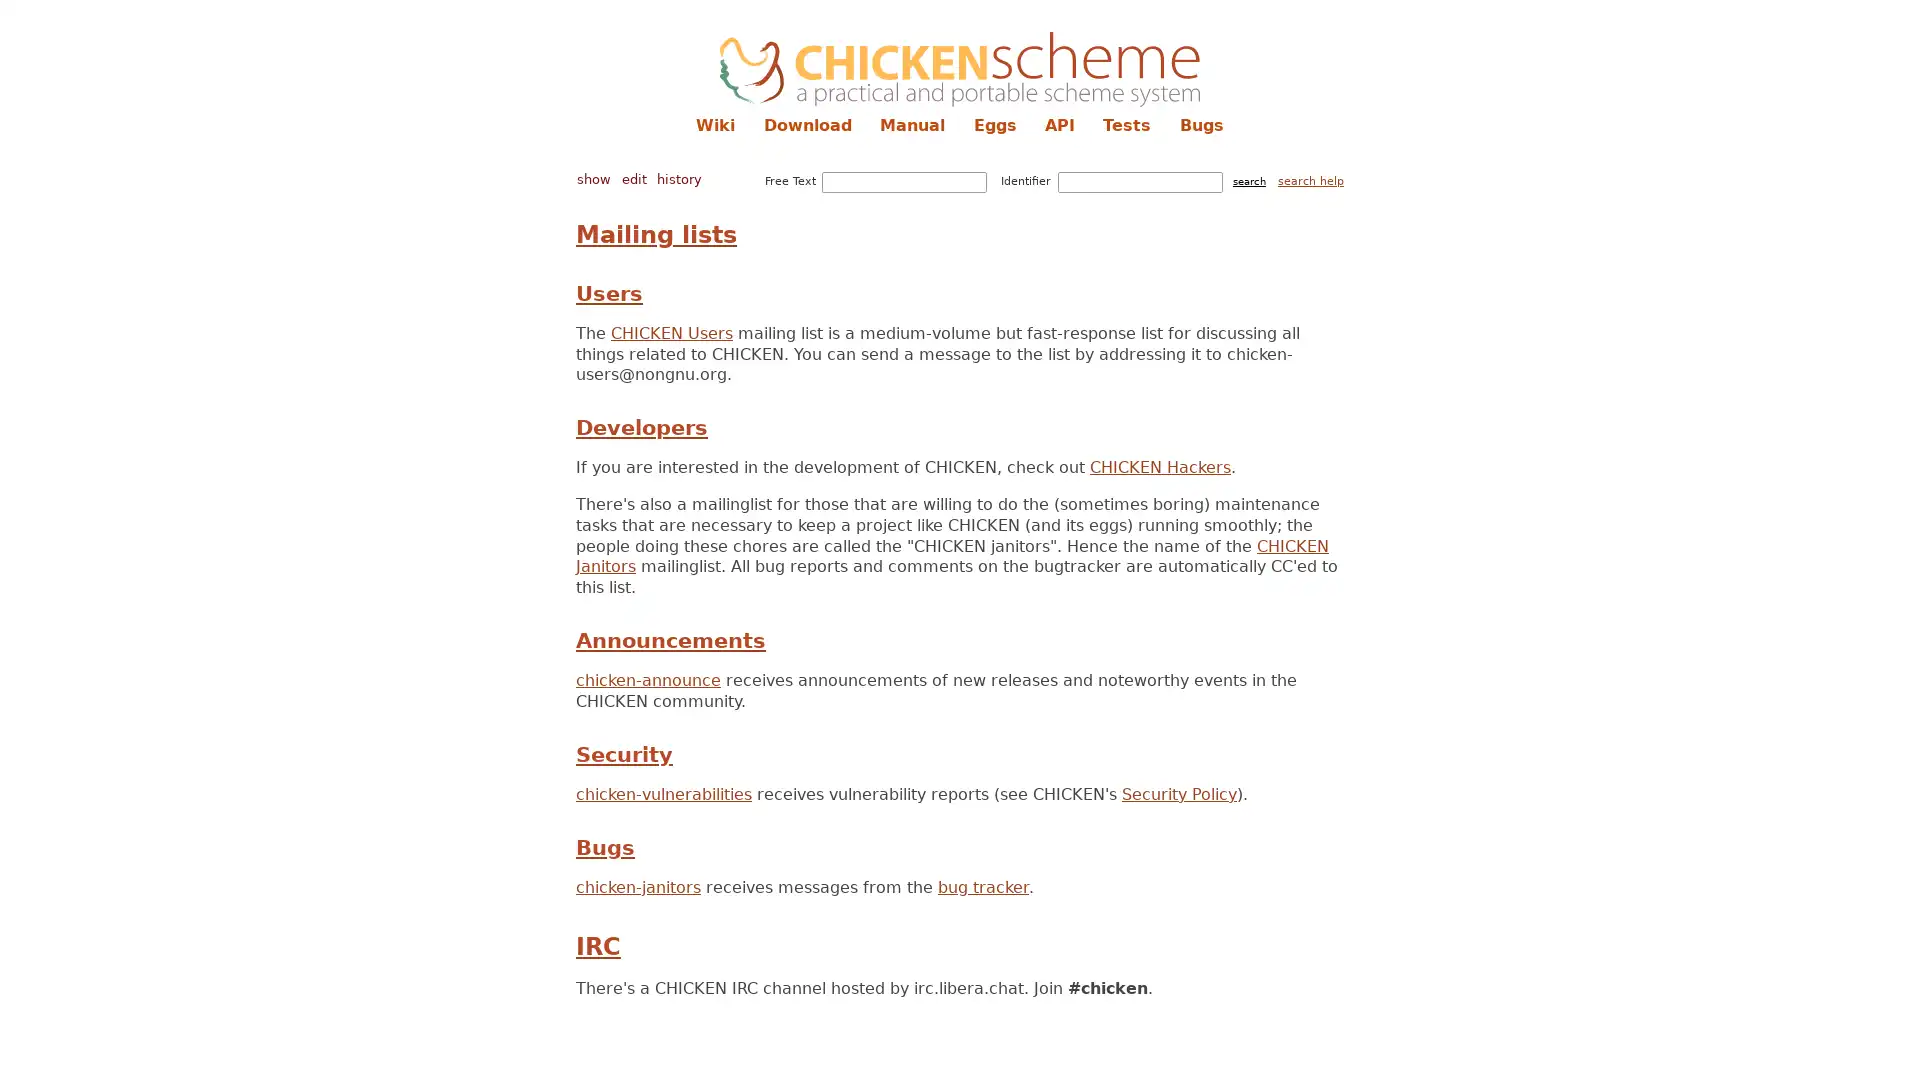 The image size is (1920, 1080). What do you see at coordinates (1247, 181) in the screenshot?
I see `search` at bounding box center [1247, 181].